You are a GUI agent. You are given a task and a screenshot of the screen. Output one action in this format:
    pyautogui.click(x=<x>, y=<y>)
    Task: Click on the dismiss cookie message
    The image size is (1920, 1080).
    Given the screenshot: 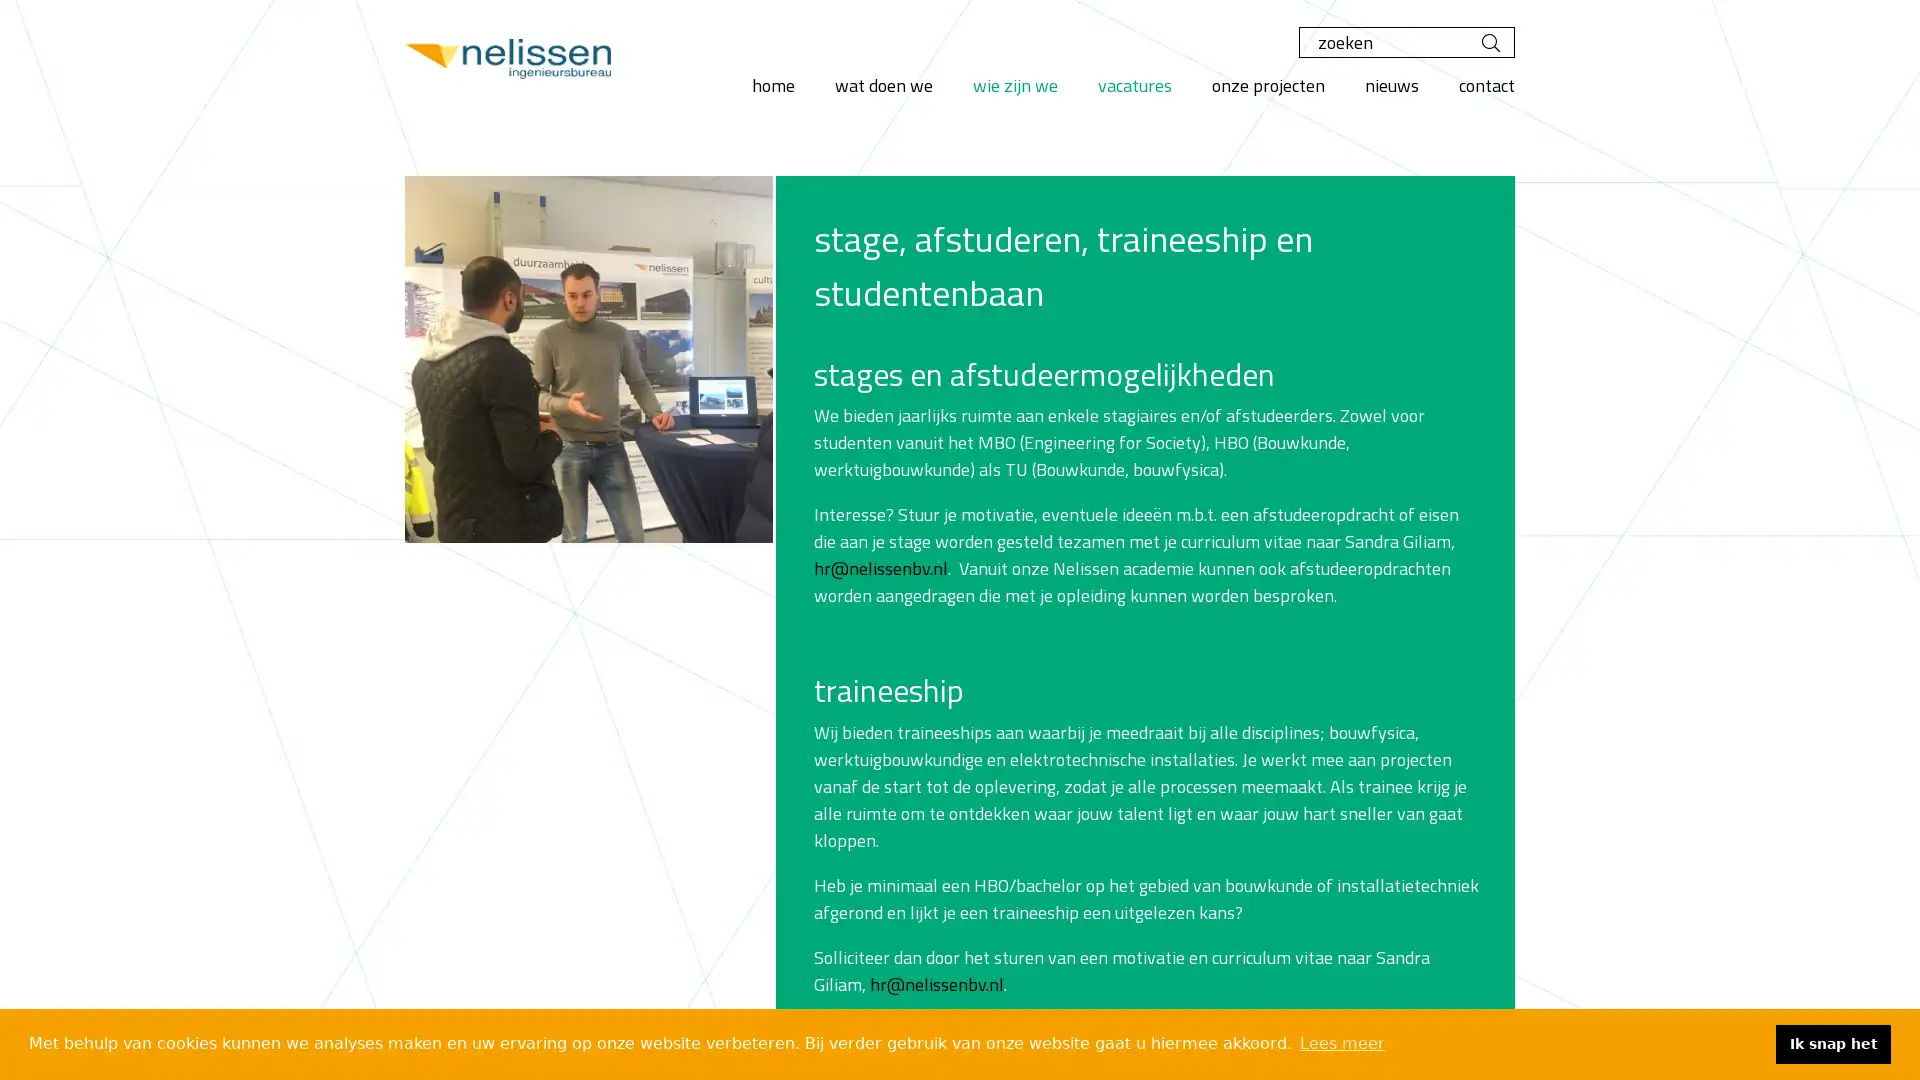 What is the action you would take?
    pyautogui.click(x=1833, y=1043)
    